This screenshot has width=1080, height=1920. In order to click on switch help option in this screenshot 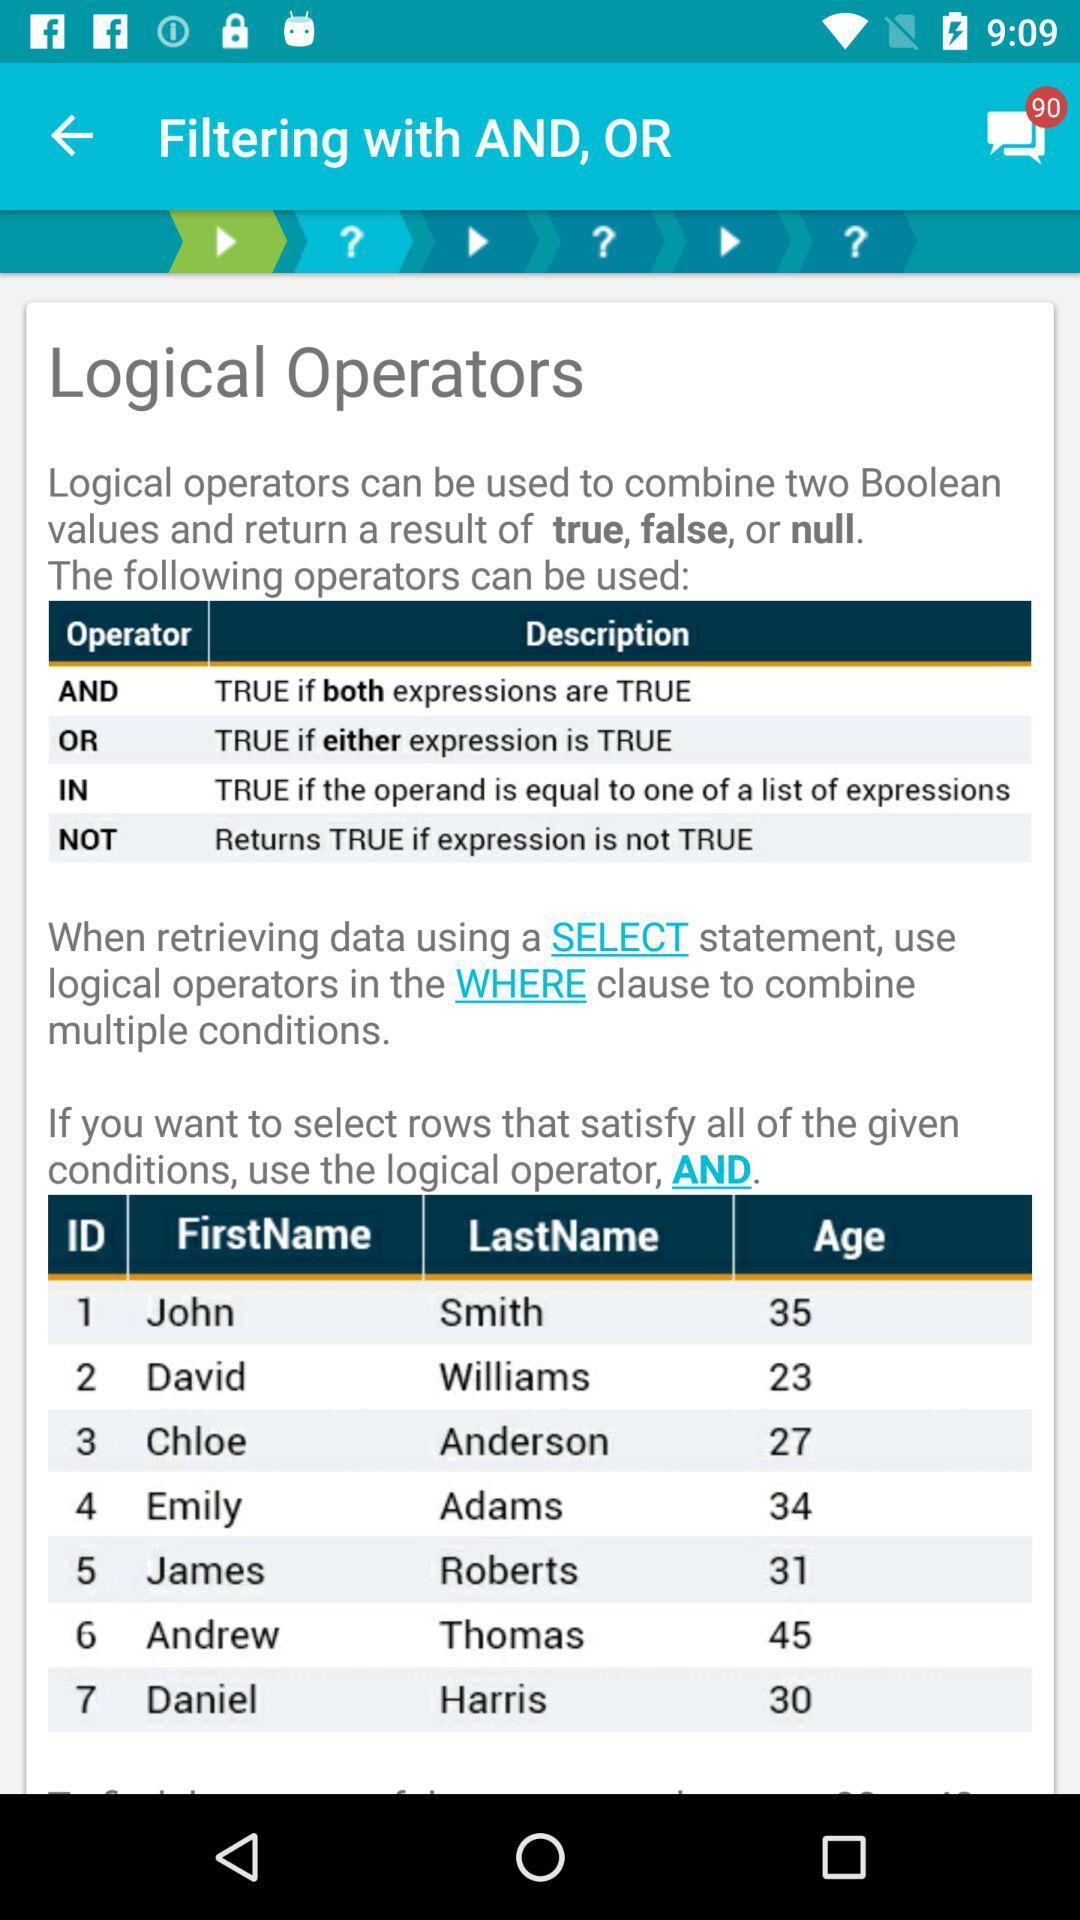, I will do `click(350, 240)`.